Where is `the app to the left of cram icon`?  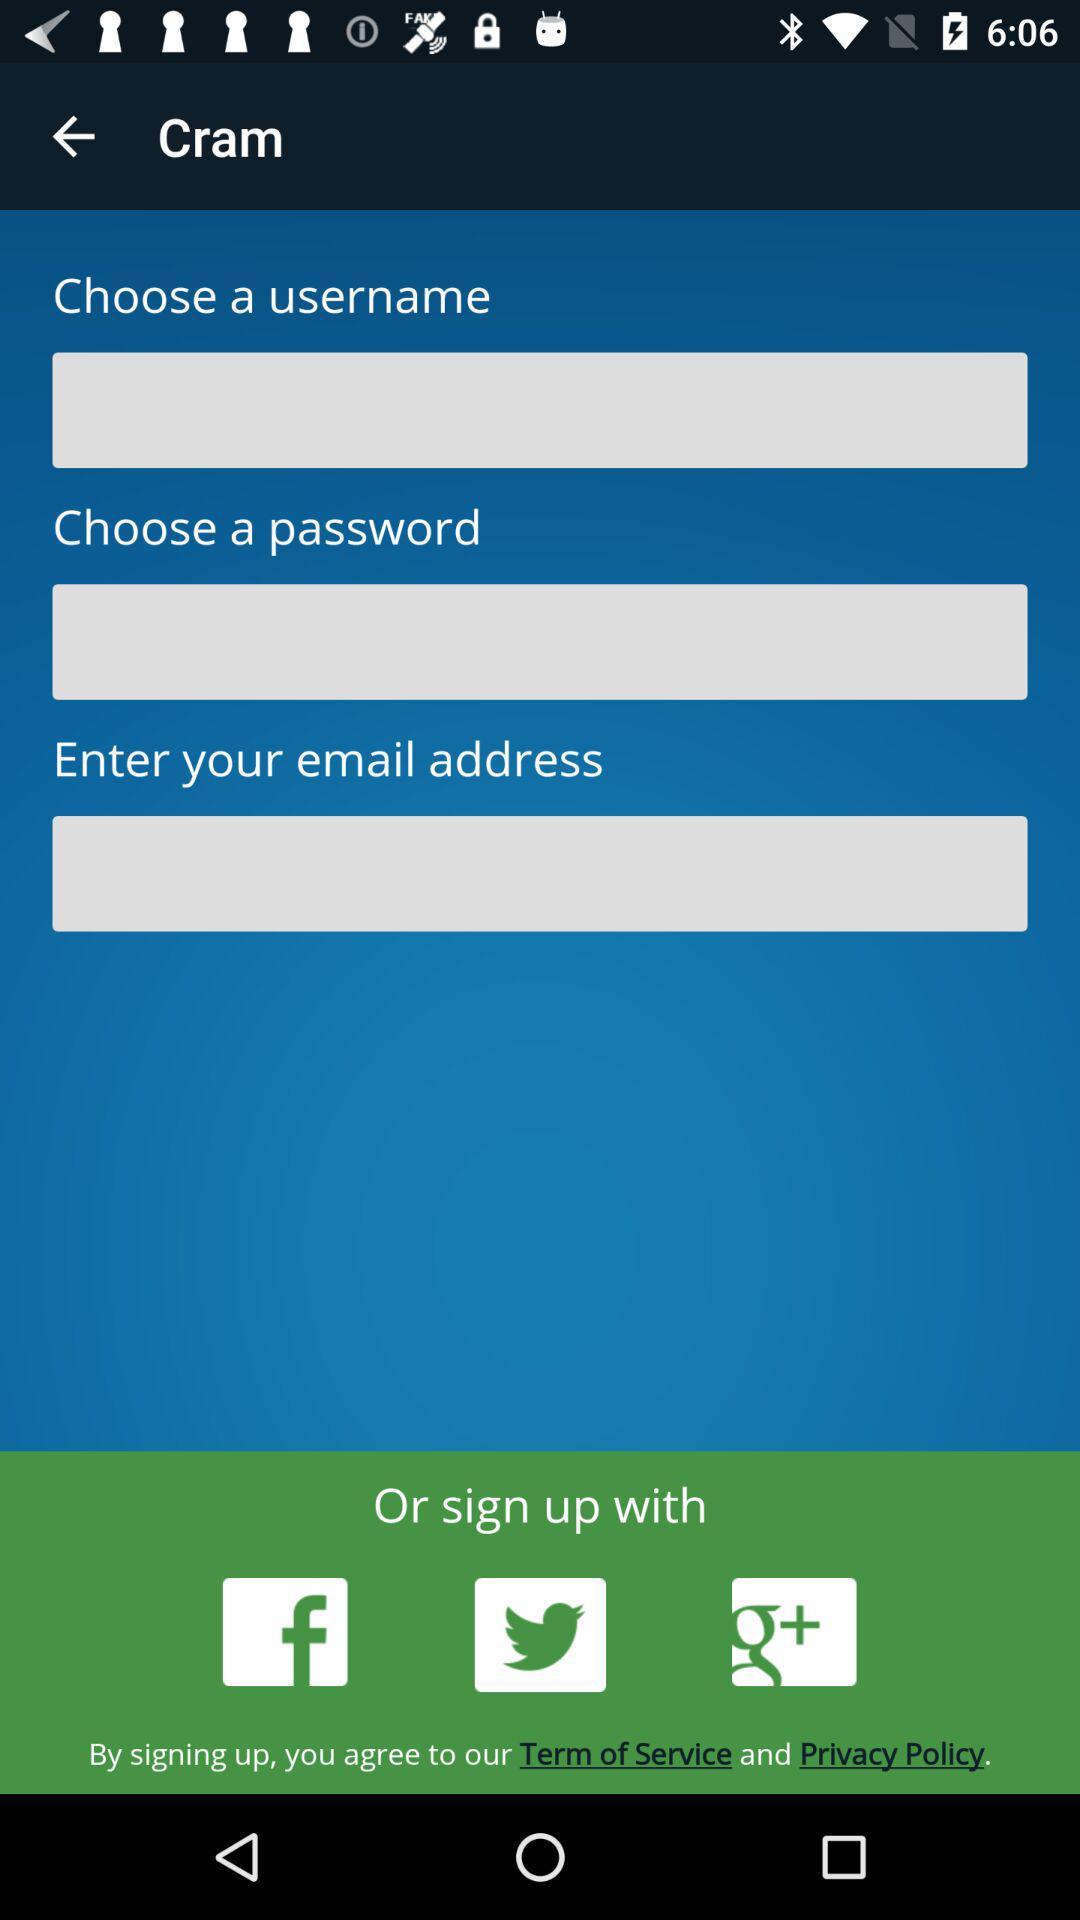 the app to the left of cram icon is located at coordinates (72, 135).